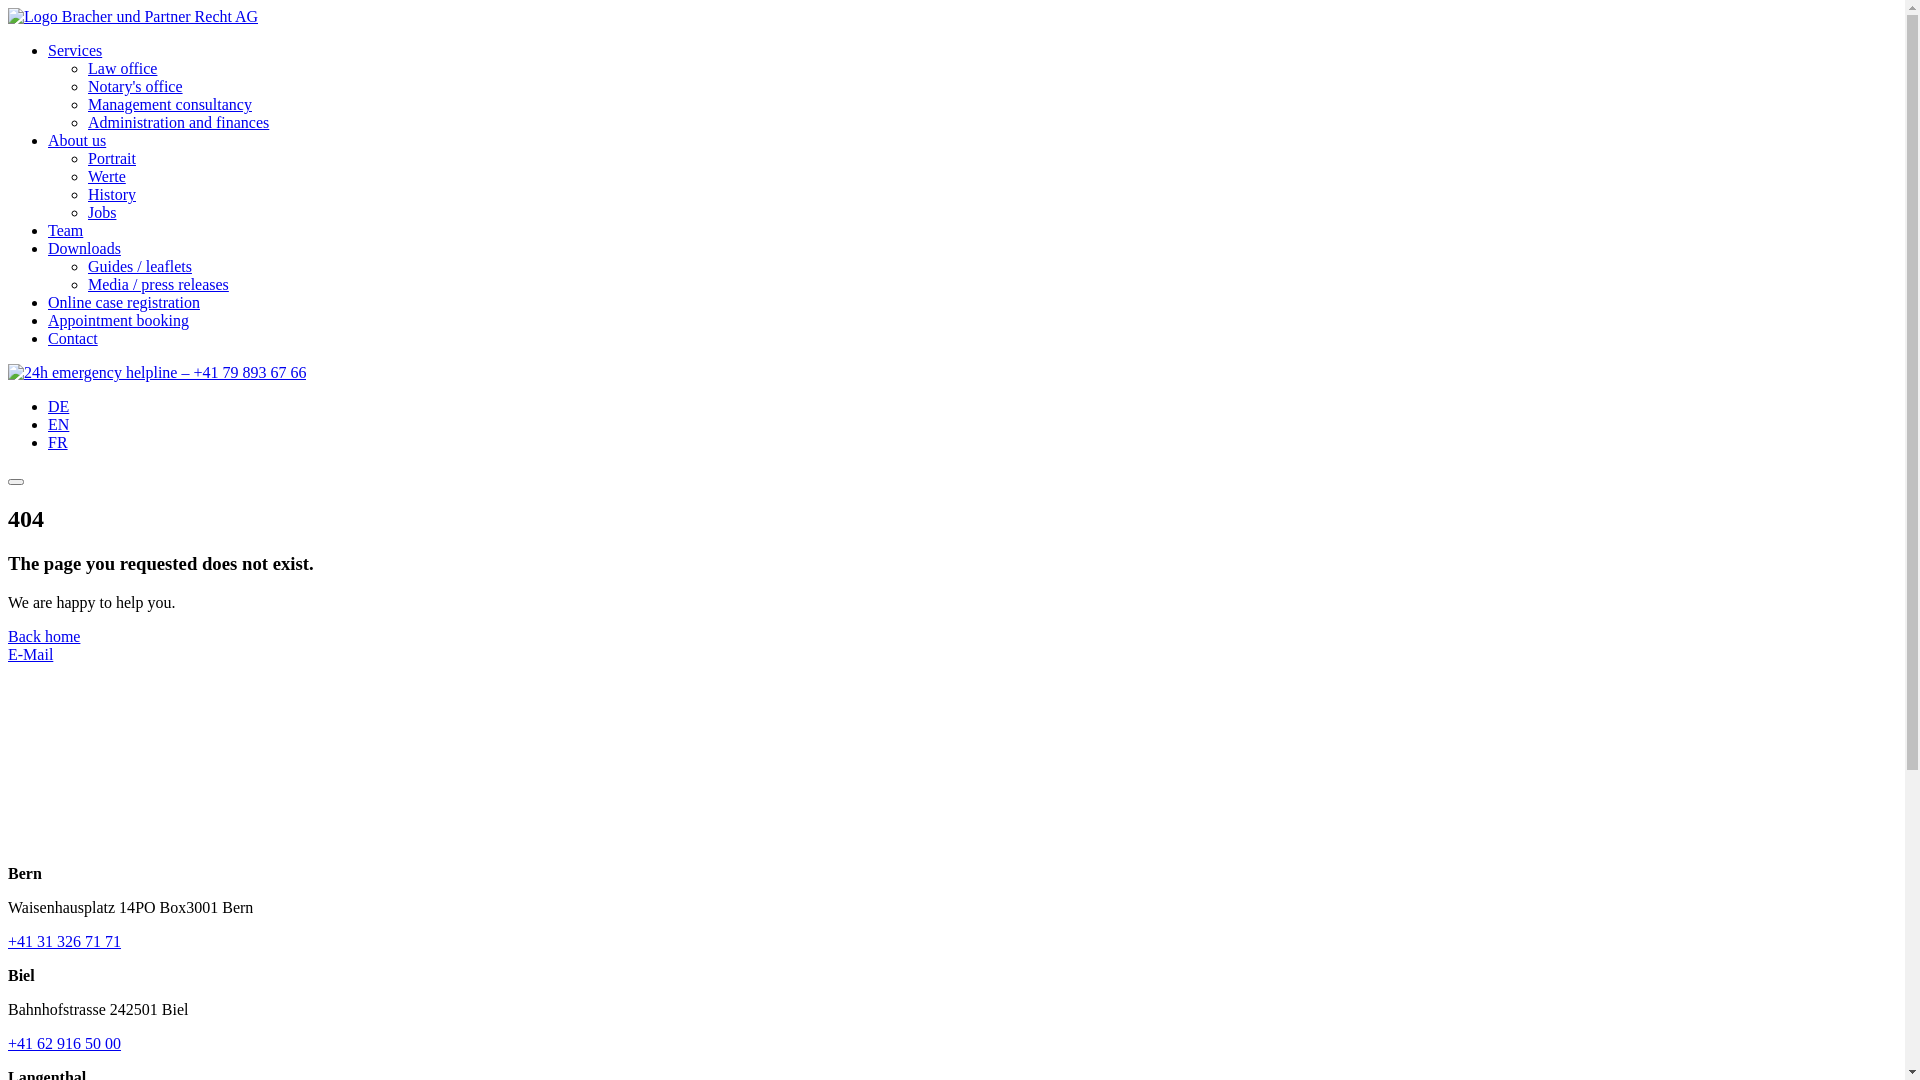 This screenshot has width=1920, height=1080. Describe the element at coordinates (86, 265) in the screenshot. I see `'Guides / leaflets'` at that location.